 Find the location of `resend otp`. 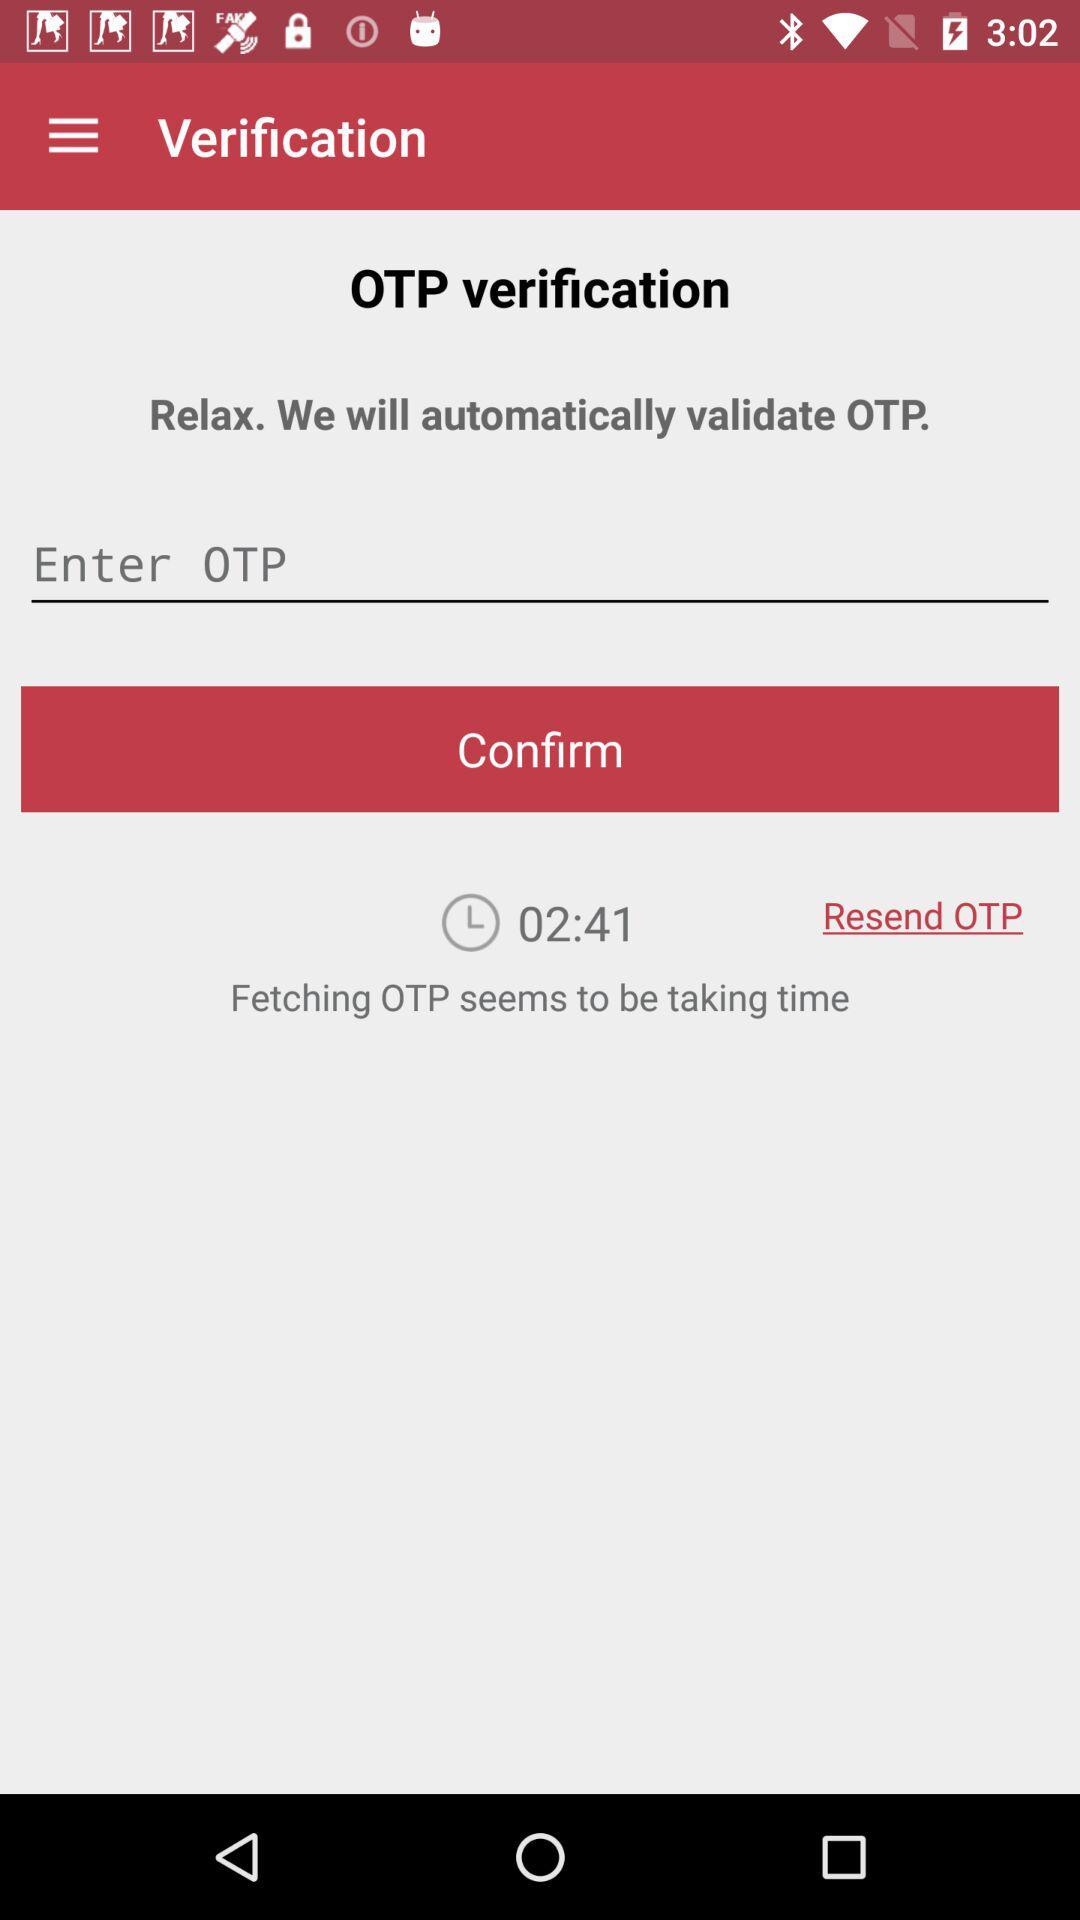

resend otp is located at coordinates (922, 900).